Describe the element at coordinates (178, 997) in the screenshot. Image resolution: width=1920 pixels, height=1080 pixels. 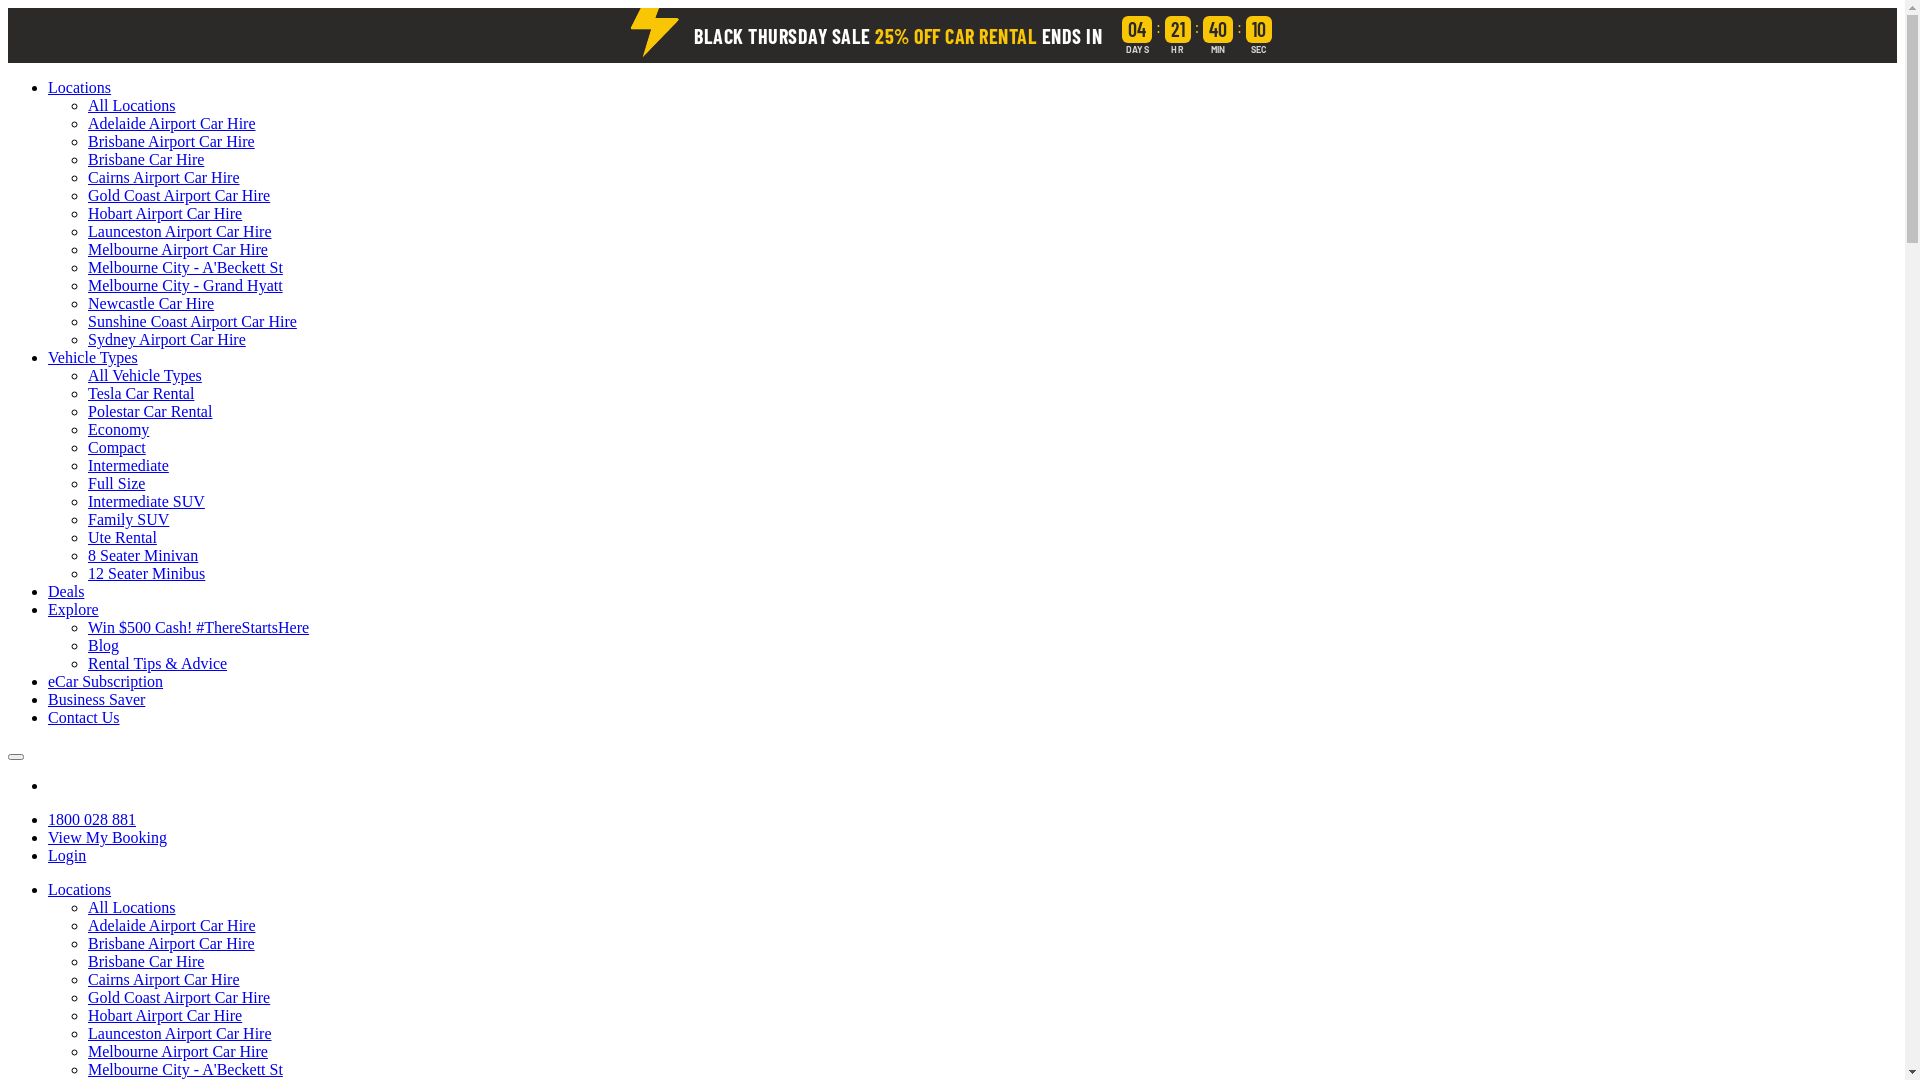
I see `'Gold Coast Airport Car Hire'` at that location.